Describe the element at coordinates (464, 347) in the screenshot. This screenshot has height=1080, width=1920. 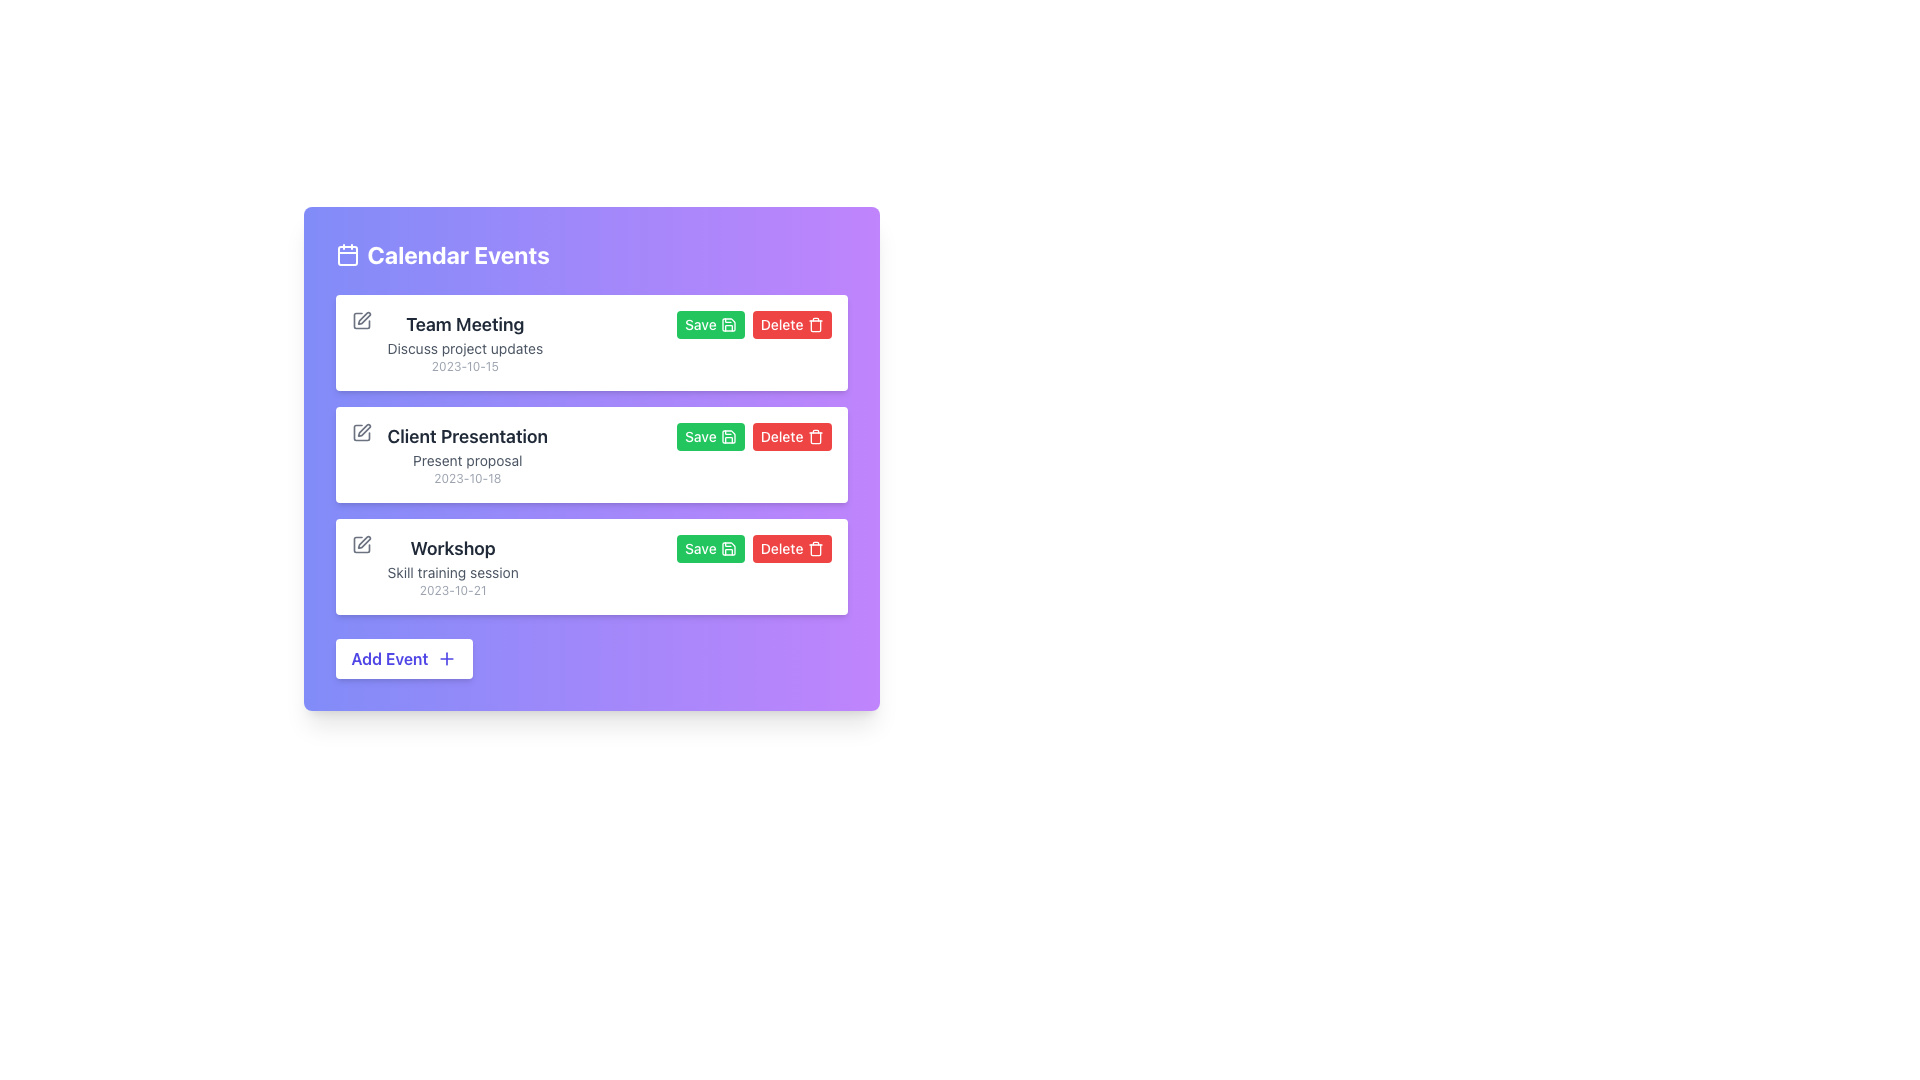
I see `the static text element that serves as a subtitle for the title 'Team Meeting', located below the title and above the date '2023-10-15'` at that location.